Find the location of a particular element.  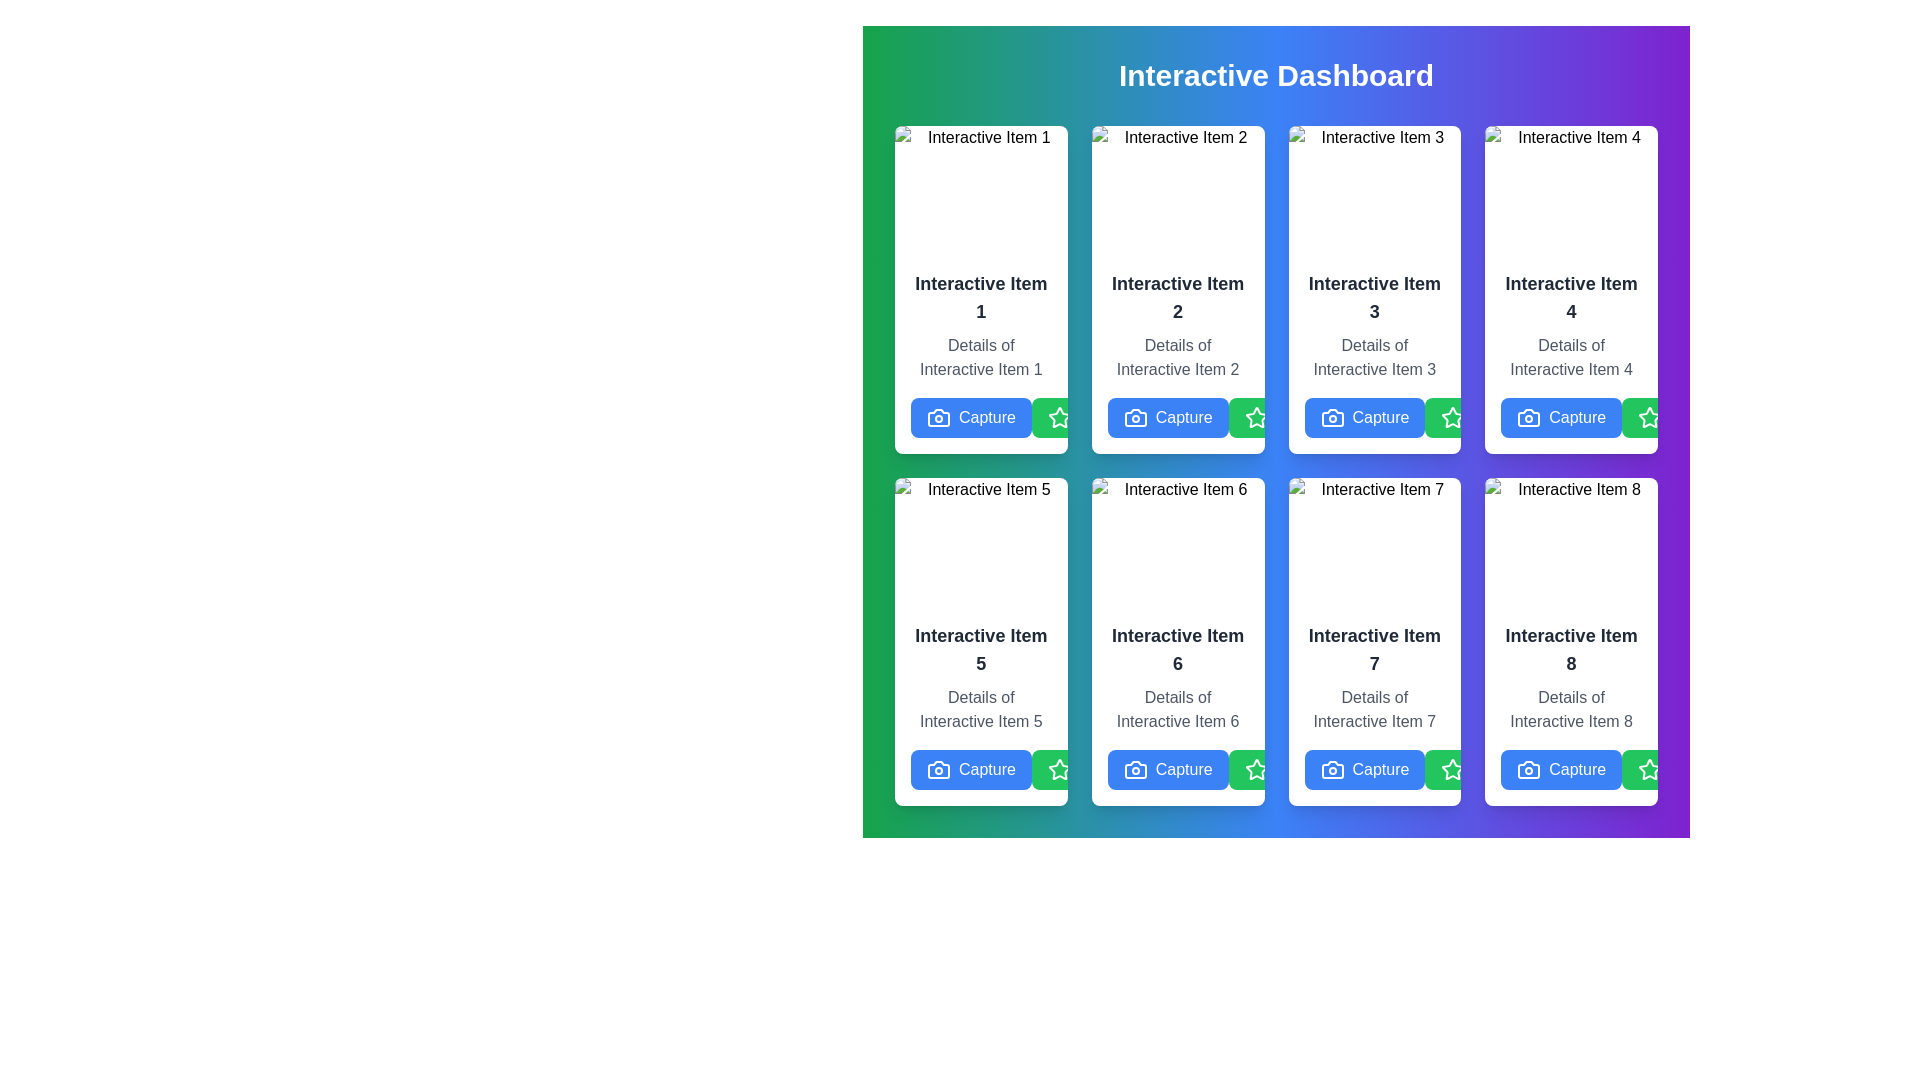

the favorite button located at the bottom-right corner of the card labeled 'Interactive Item 4' is located at coordinates (1682, 416).